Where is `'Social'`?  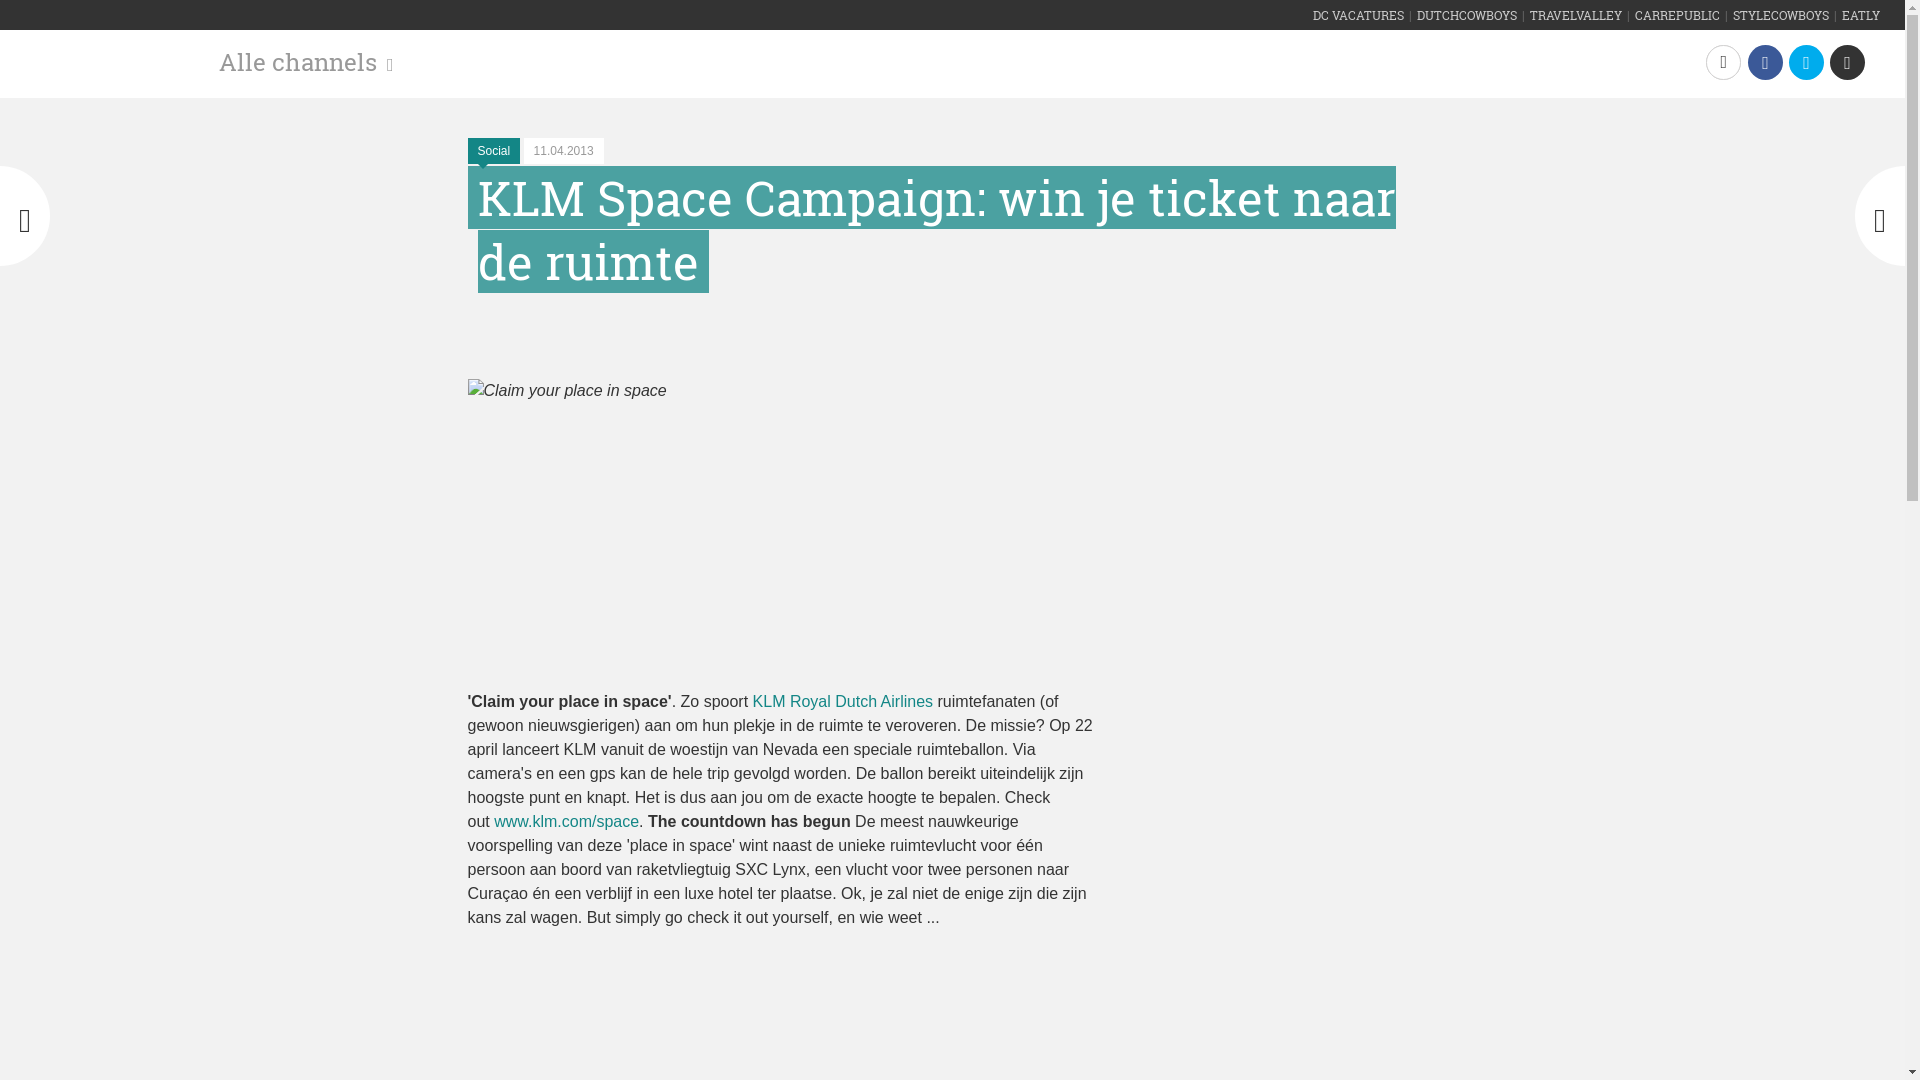 'Social' is located at coordinates (494, 149).